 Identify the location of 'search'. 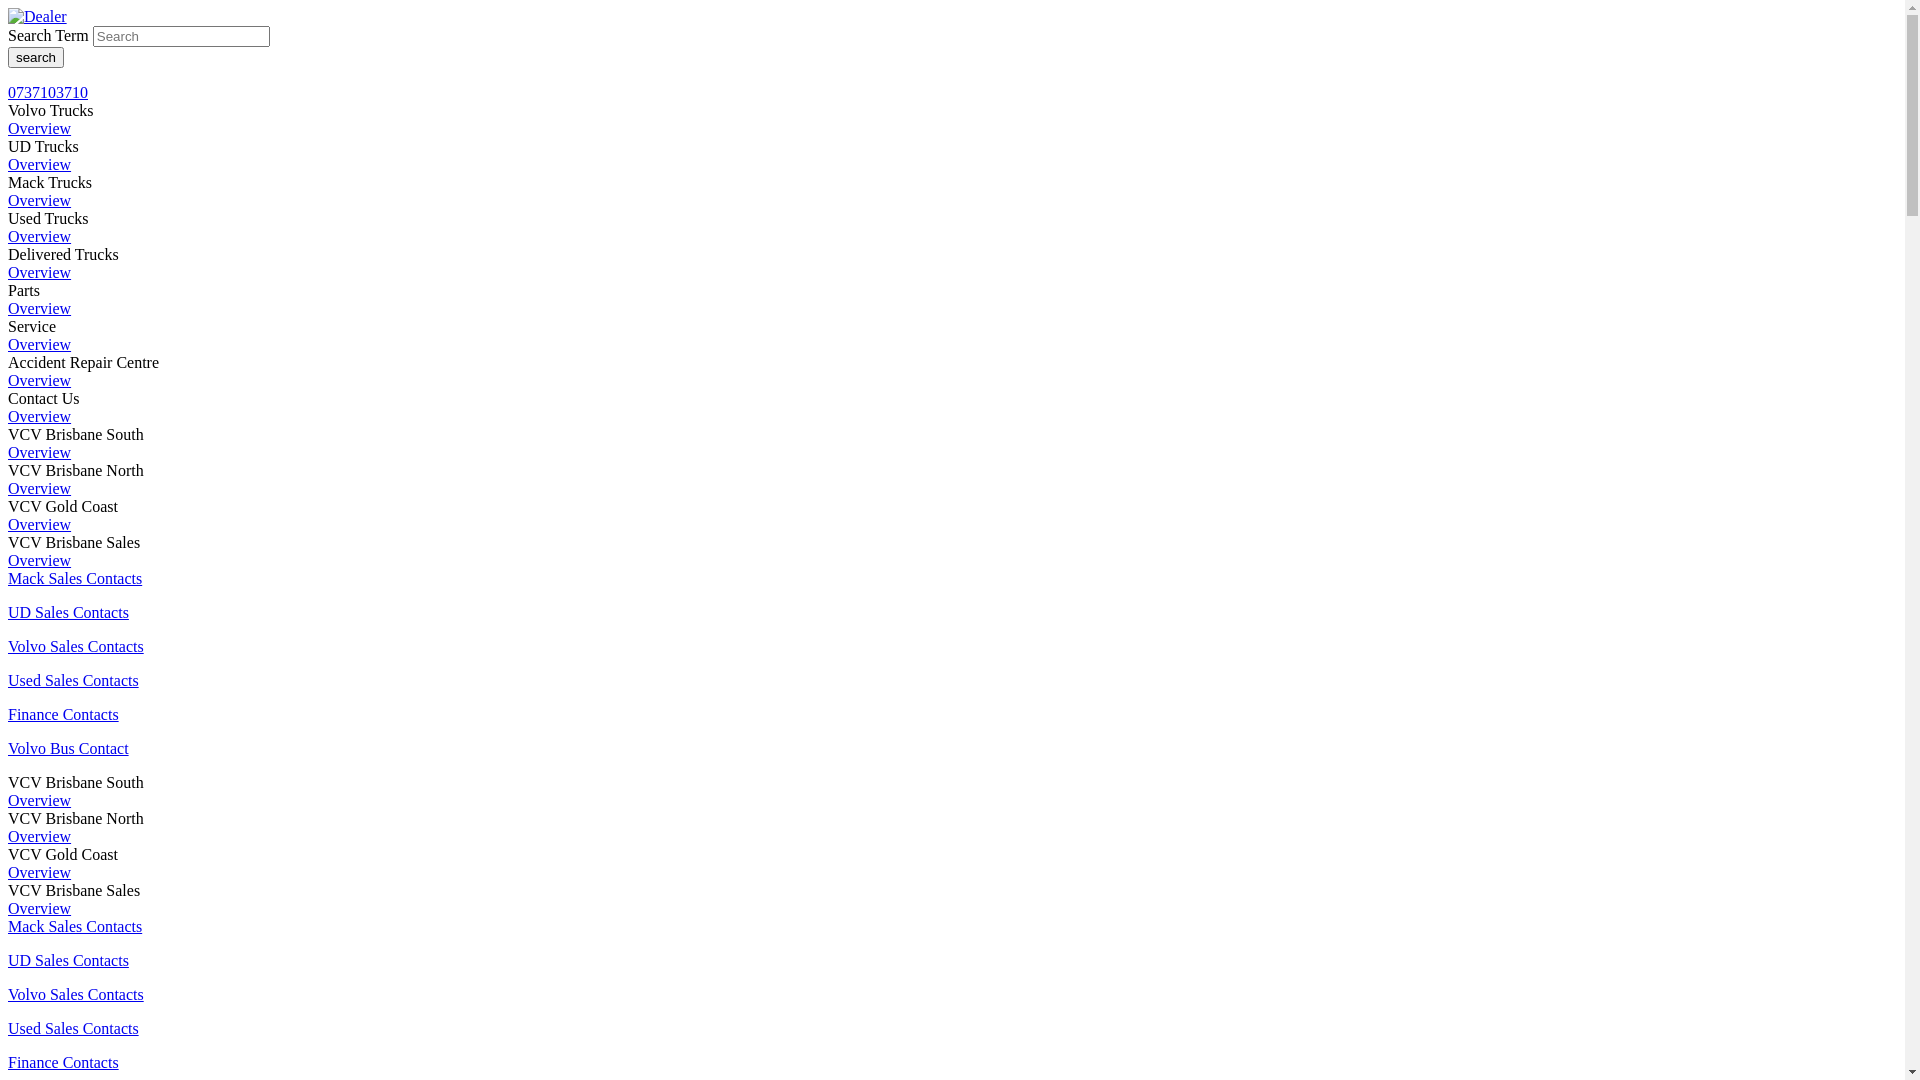
(35, 56).